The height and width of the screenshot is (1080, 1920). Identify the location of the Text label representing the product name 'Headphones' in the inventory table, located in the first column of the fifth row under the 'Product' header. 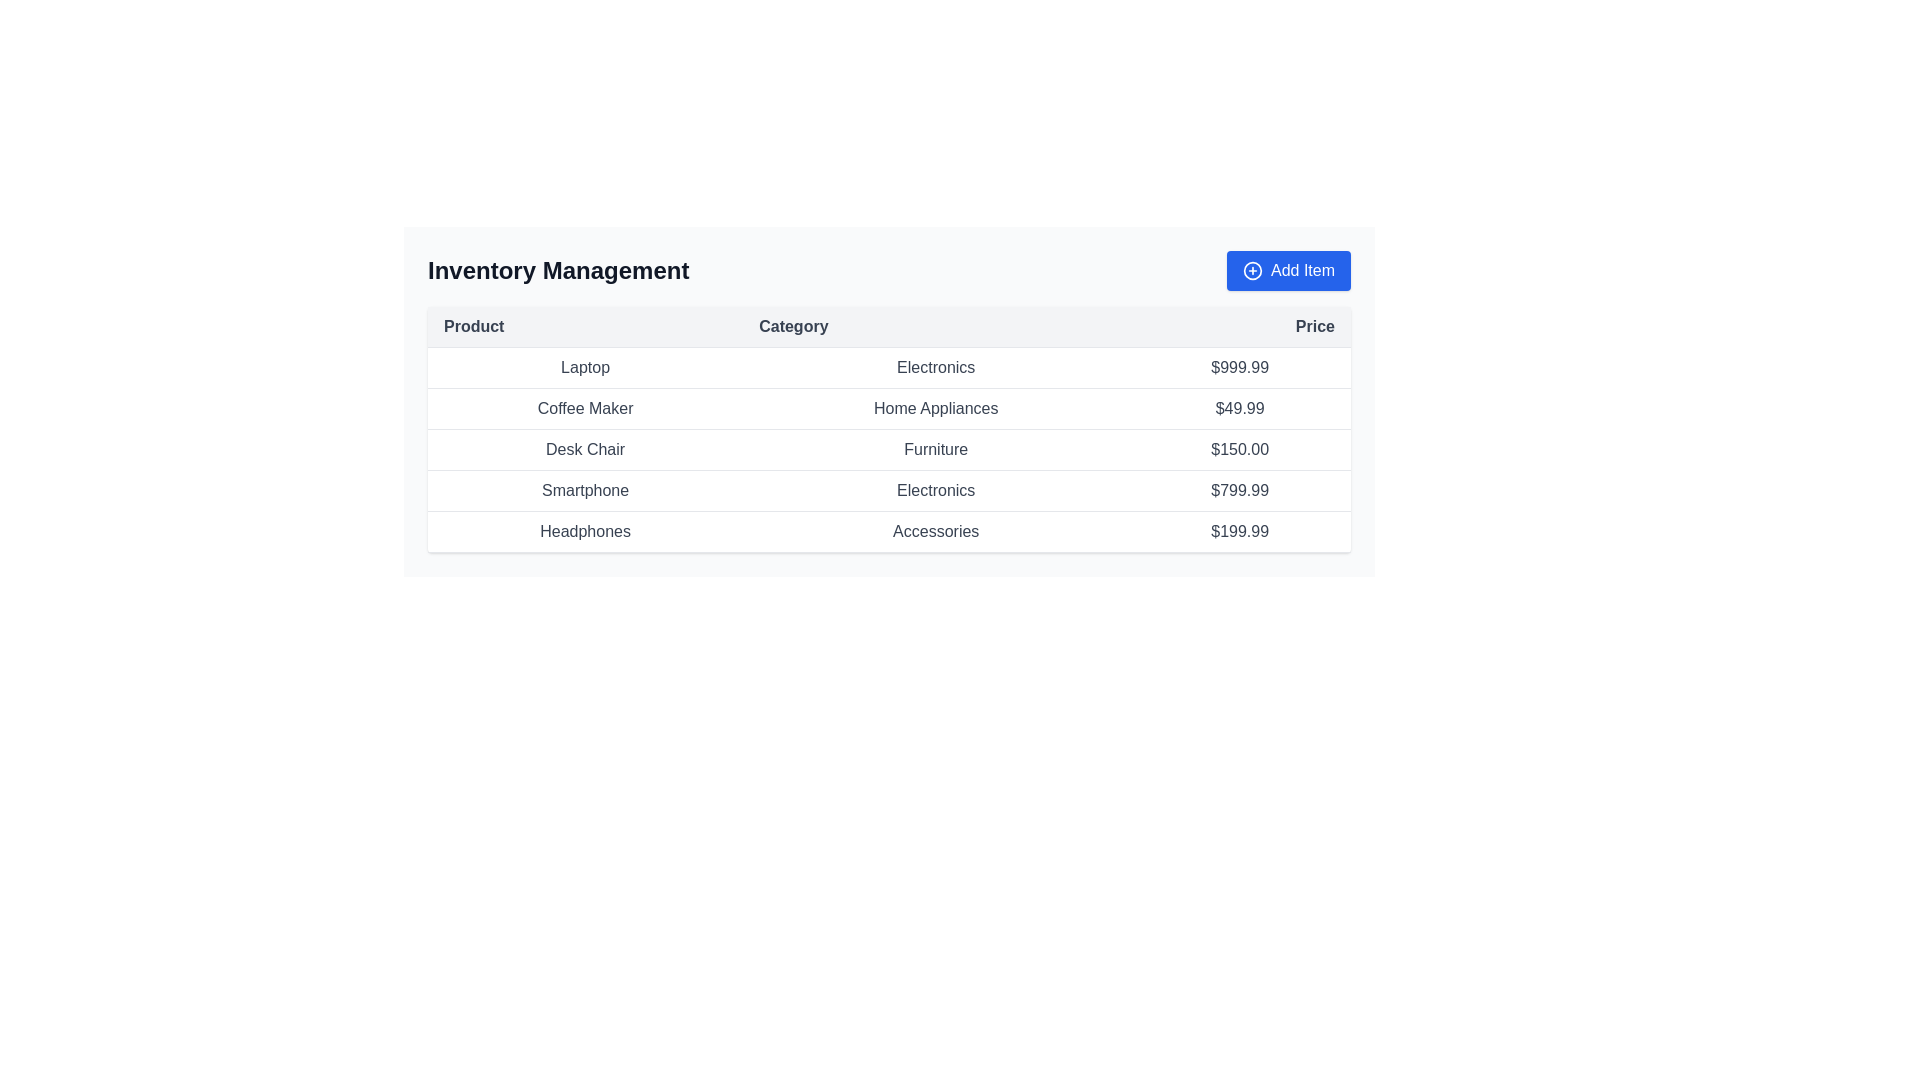
(584, 531).